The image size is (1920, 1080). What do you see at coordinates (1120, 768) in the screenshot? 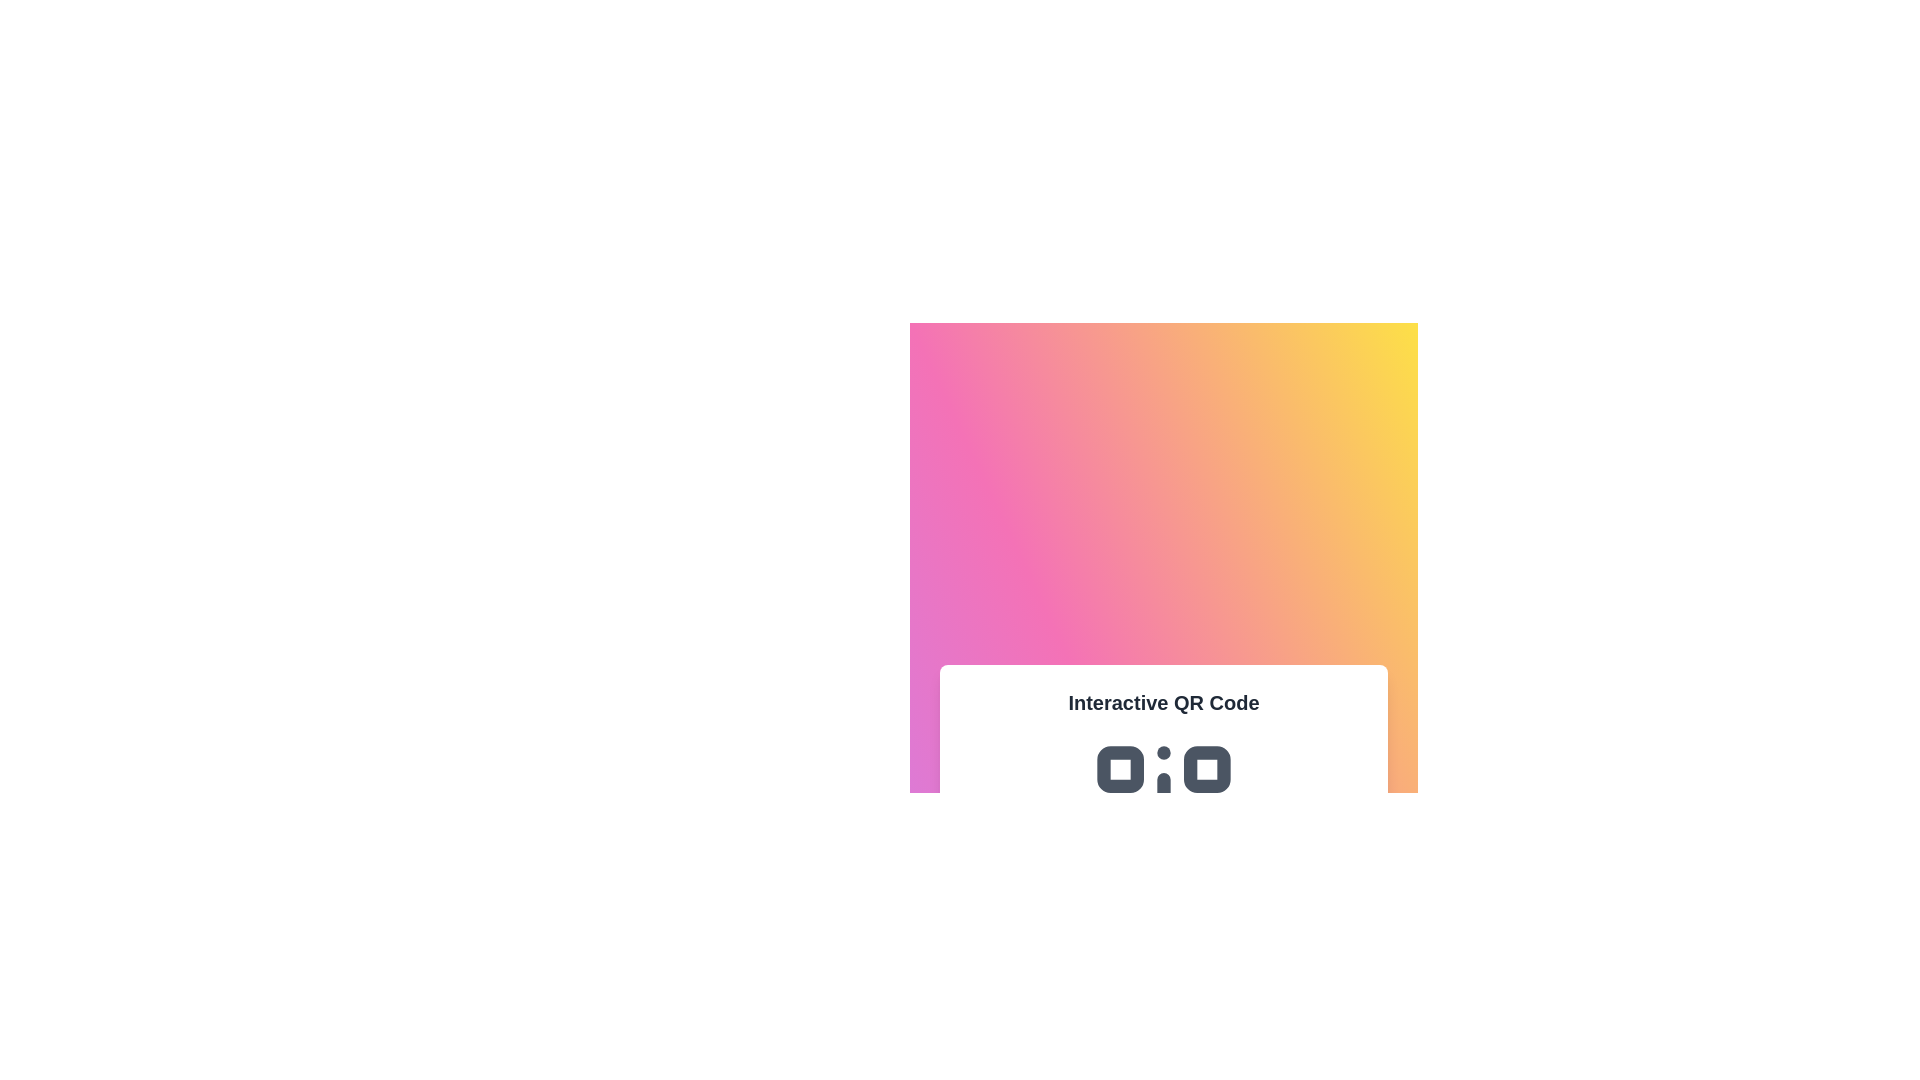
I see `the top-left square of the QR code-like structure, which is a graphical icon or decorative element, located at the bottom-center of the interface` at bounding box center [1120, 768].